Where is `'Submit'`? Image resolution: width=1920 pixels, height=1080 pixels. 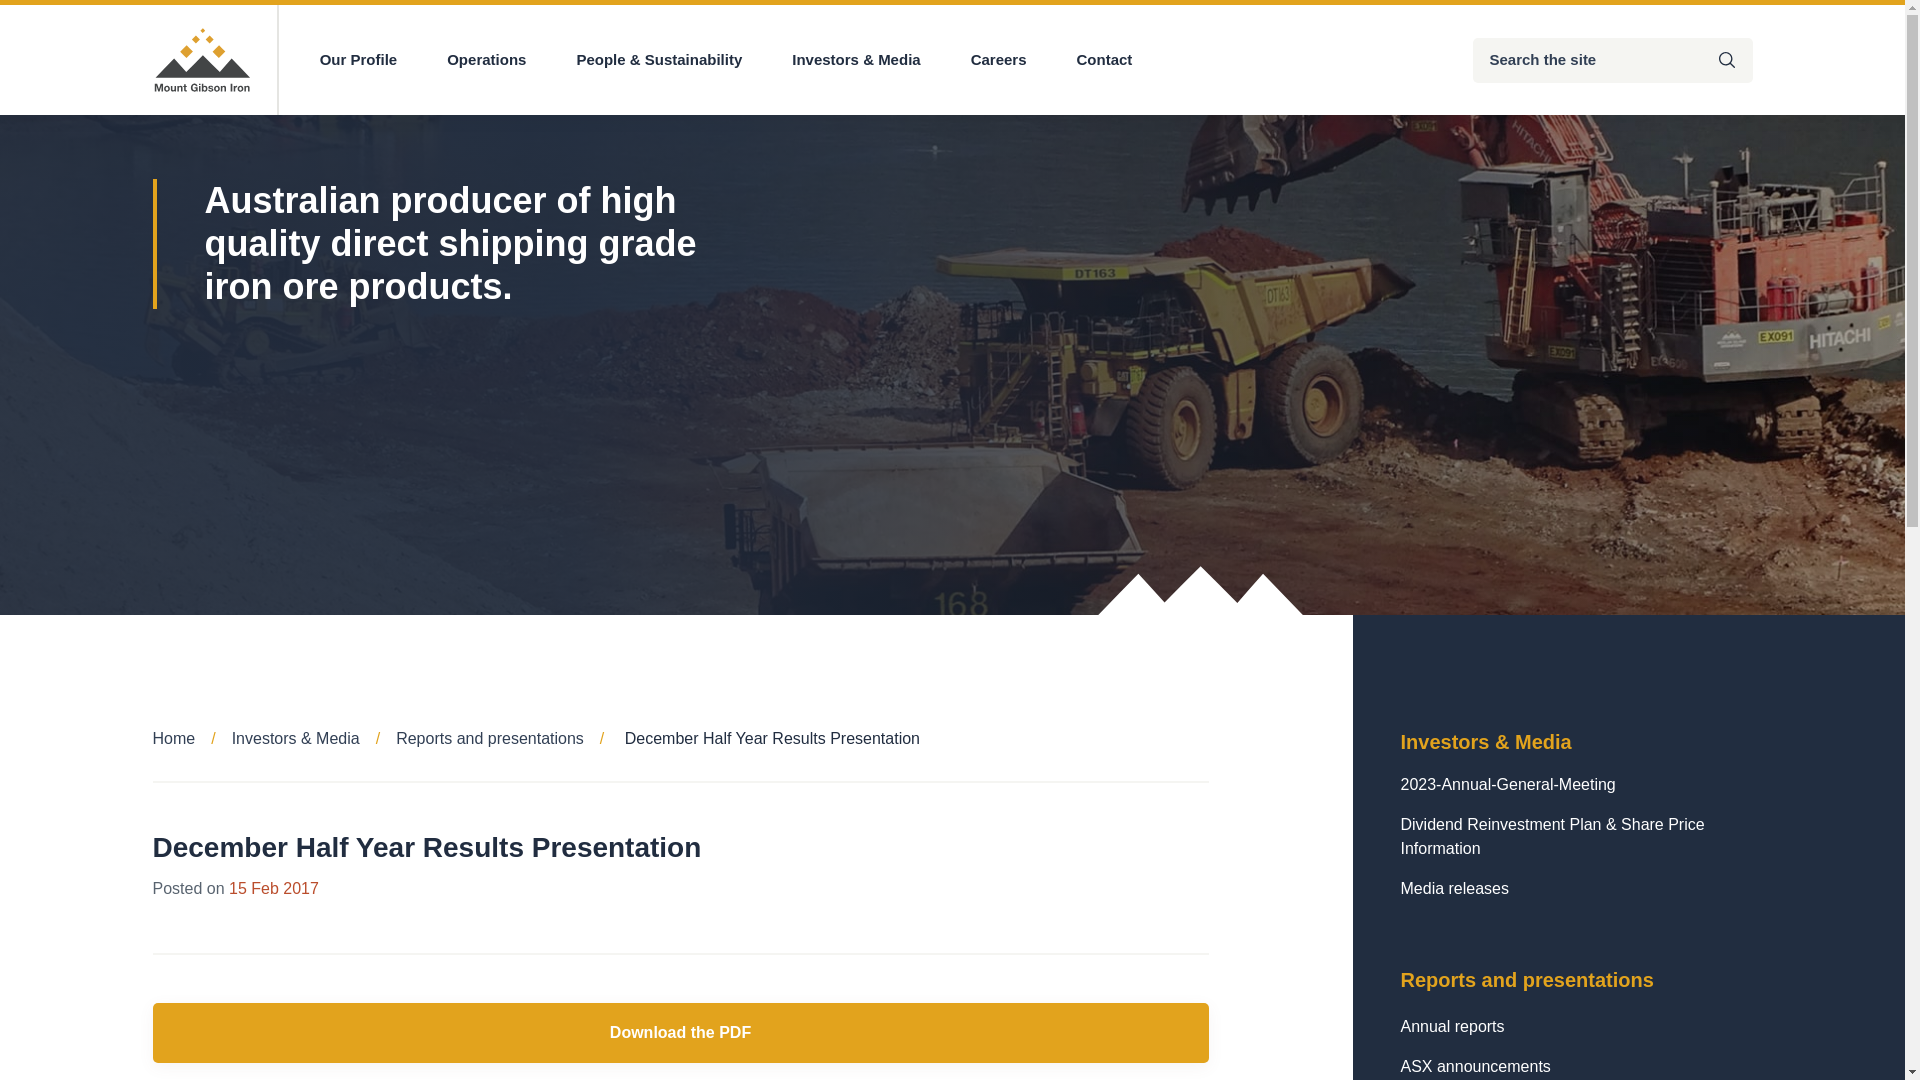
'Submit' is located at coordinates (1701, 59).